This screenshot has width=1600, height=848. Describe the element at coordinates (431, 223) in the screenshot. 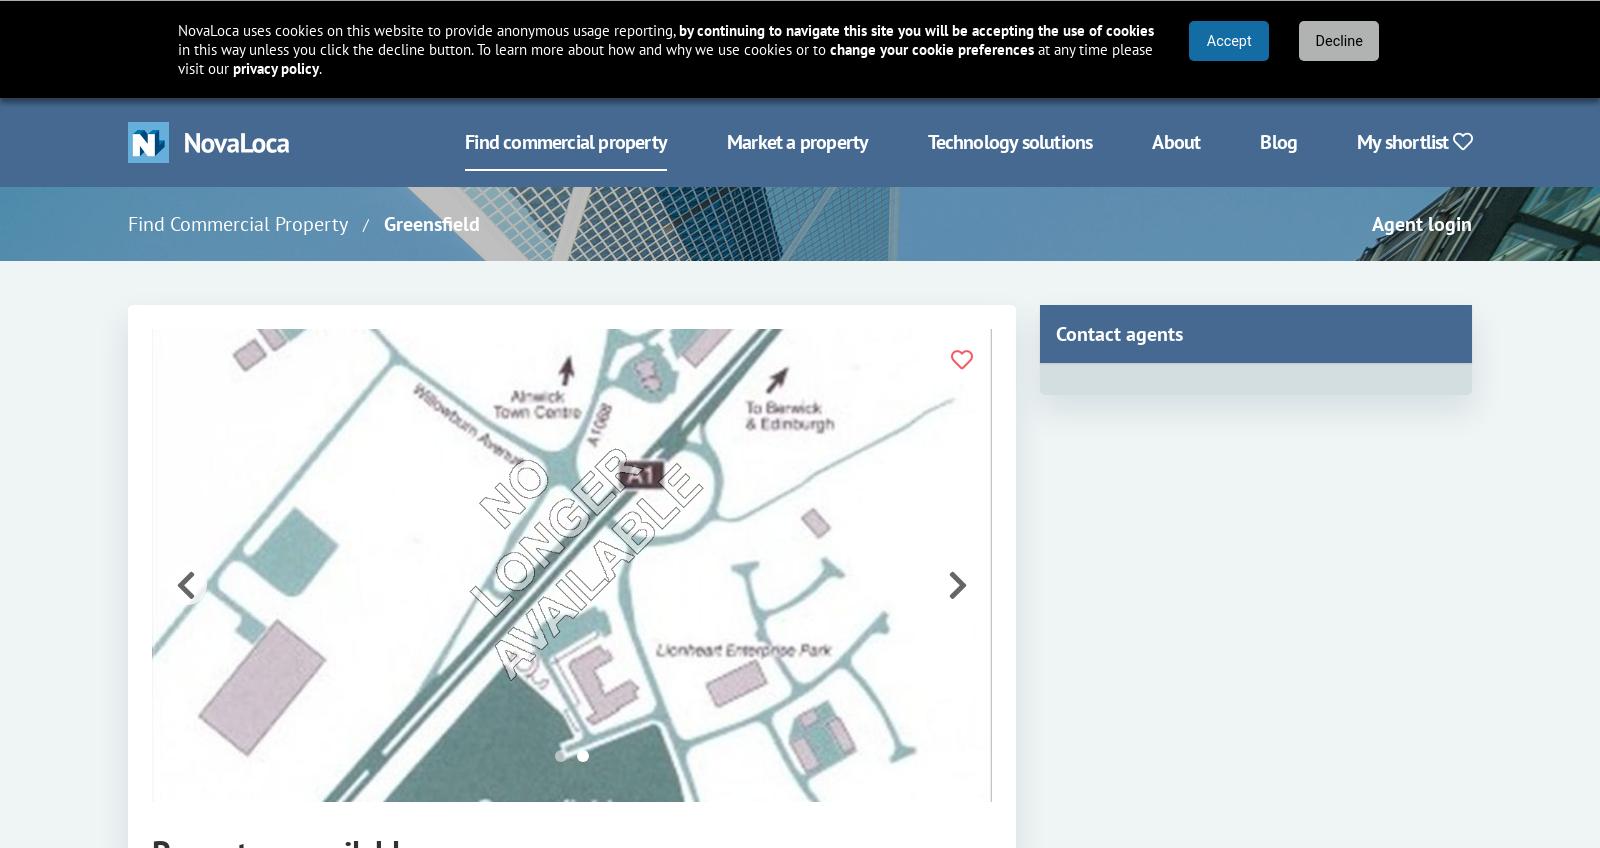

I see `'Greensfield'` at that location.